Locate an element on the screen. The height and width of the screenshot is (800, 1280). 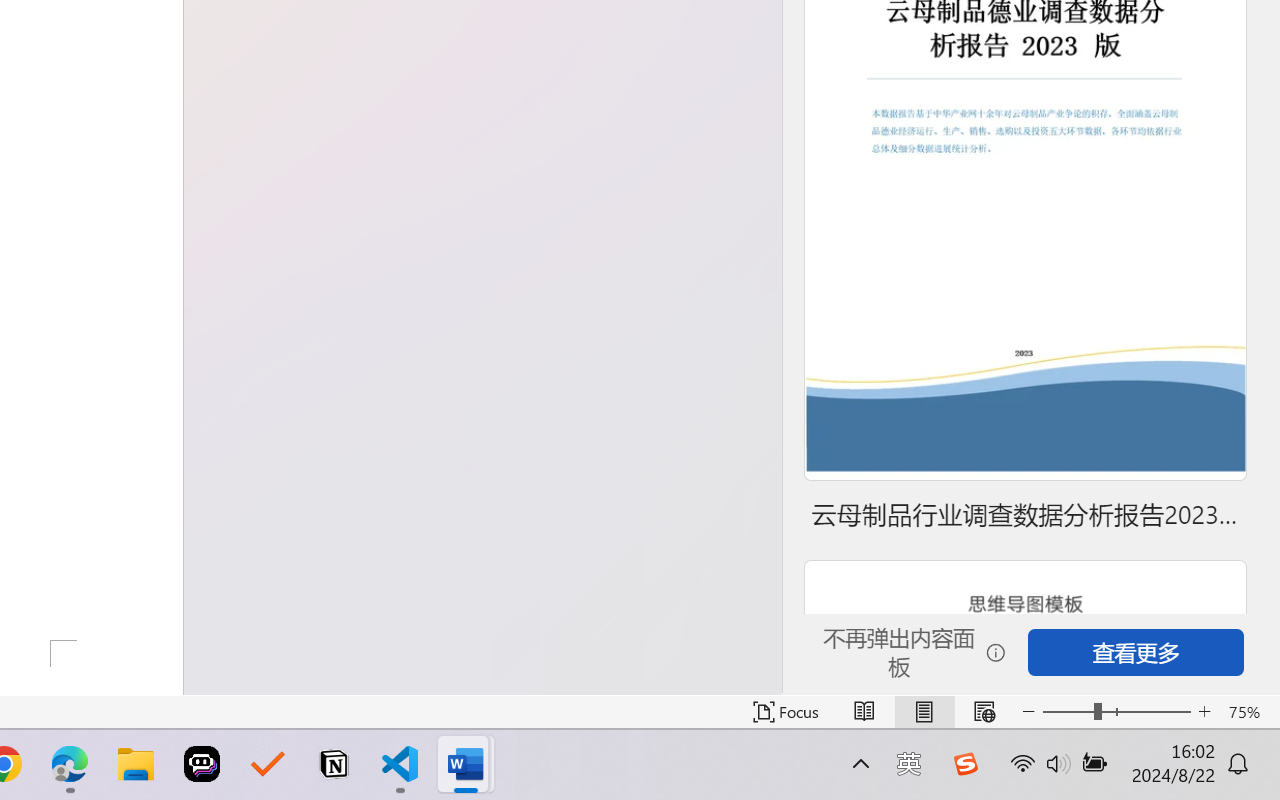
'Read Mode' is located at coordinates (864, 711).